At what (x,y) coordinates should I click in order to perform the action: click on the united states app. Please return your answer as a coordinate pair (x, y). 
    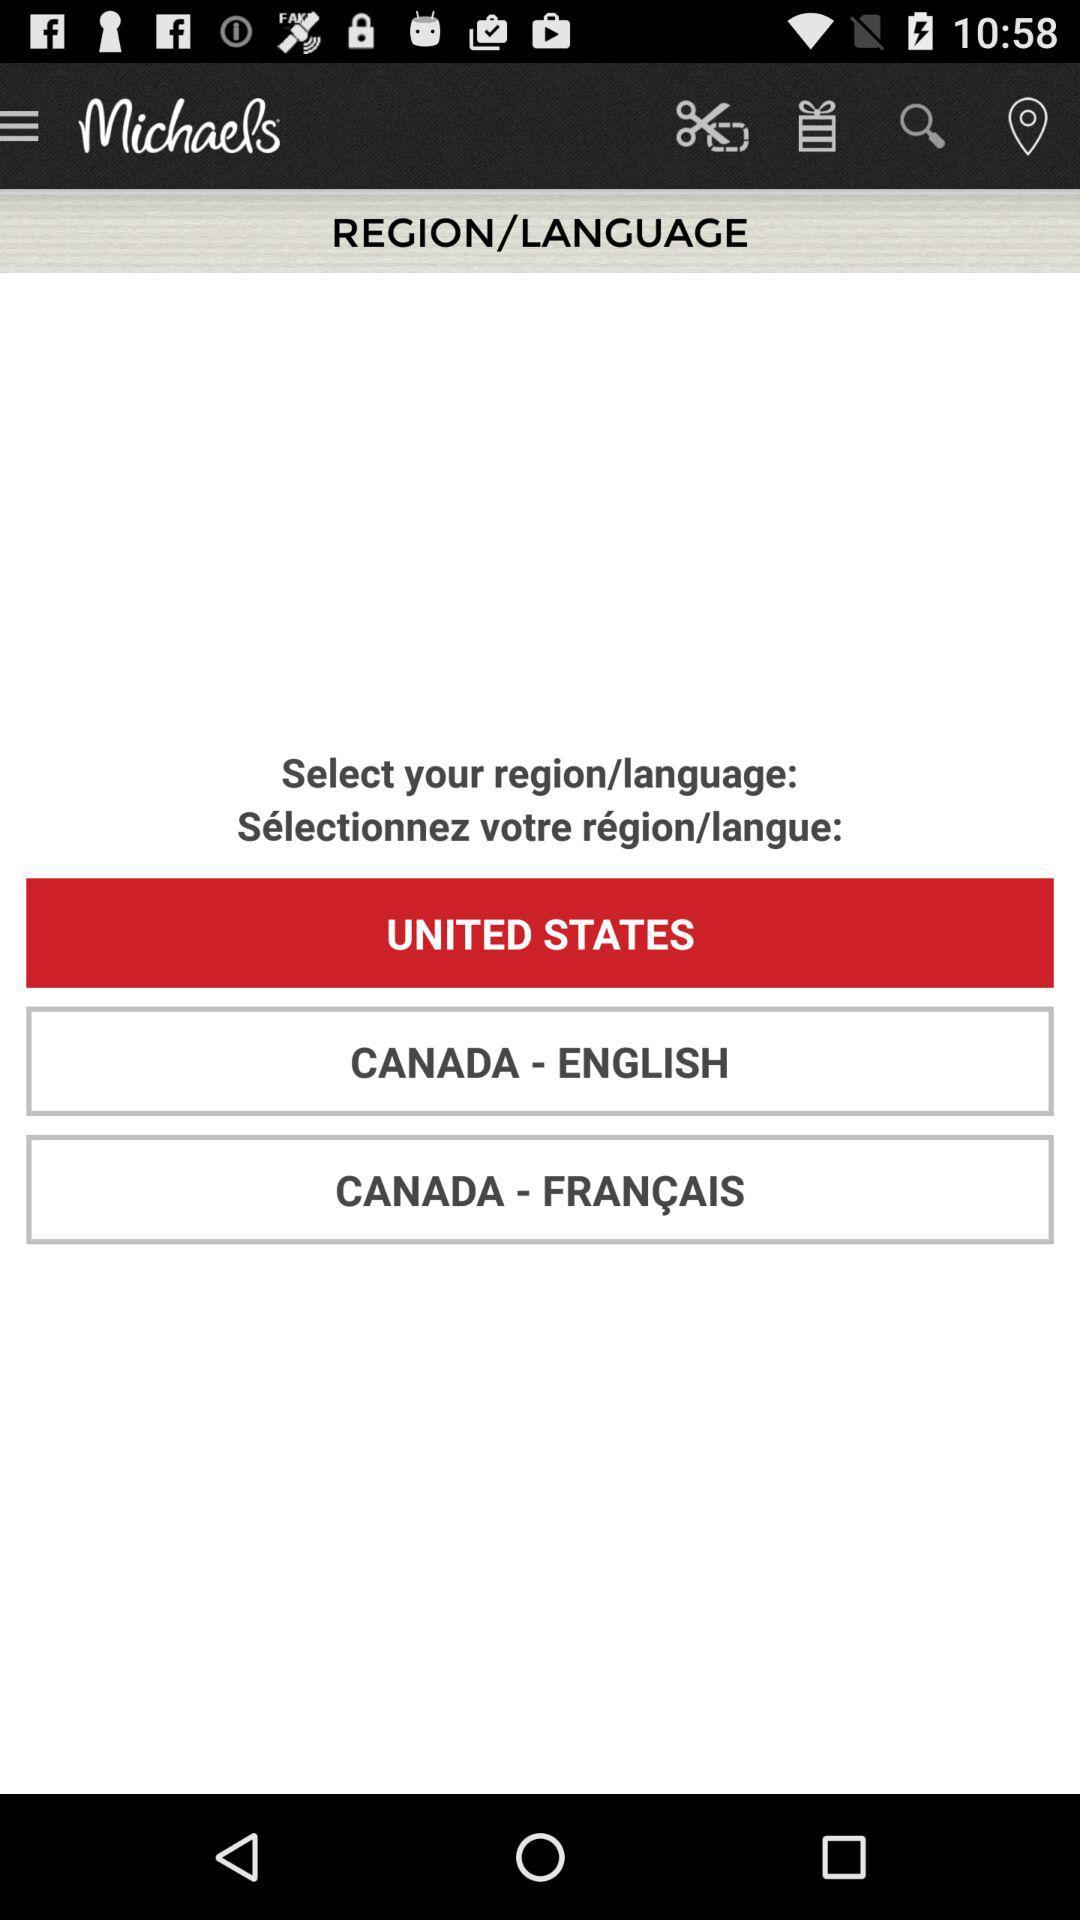
    Looking at the image, I should click on (540, 931).